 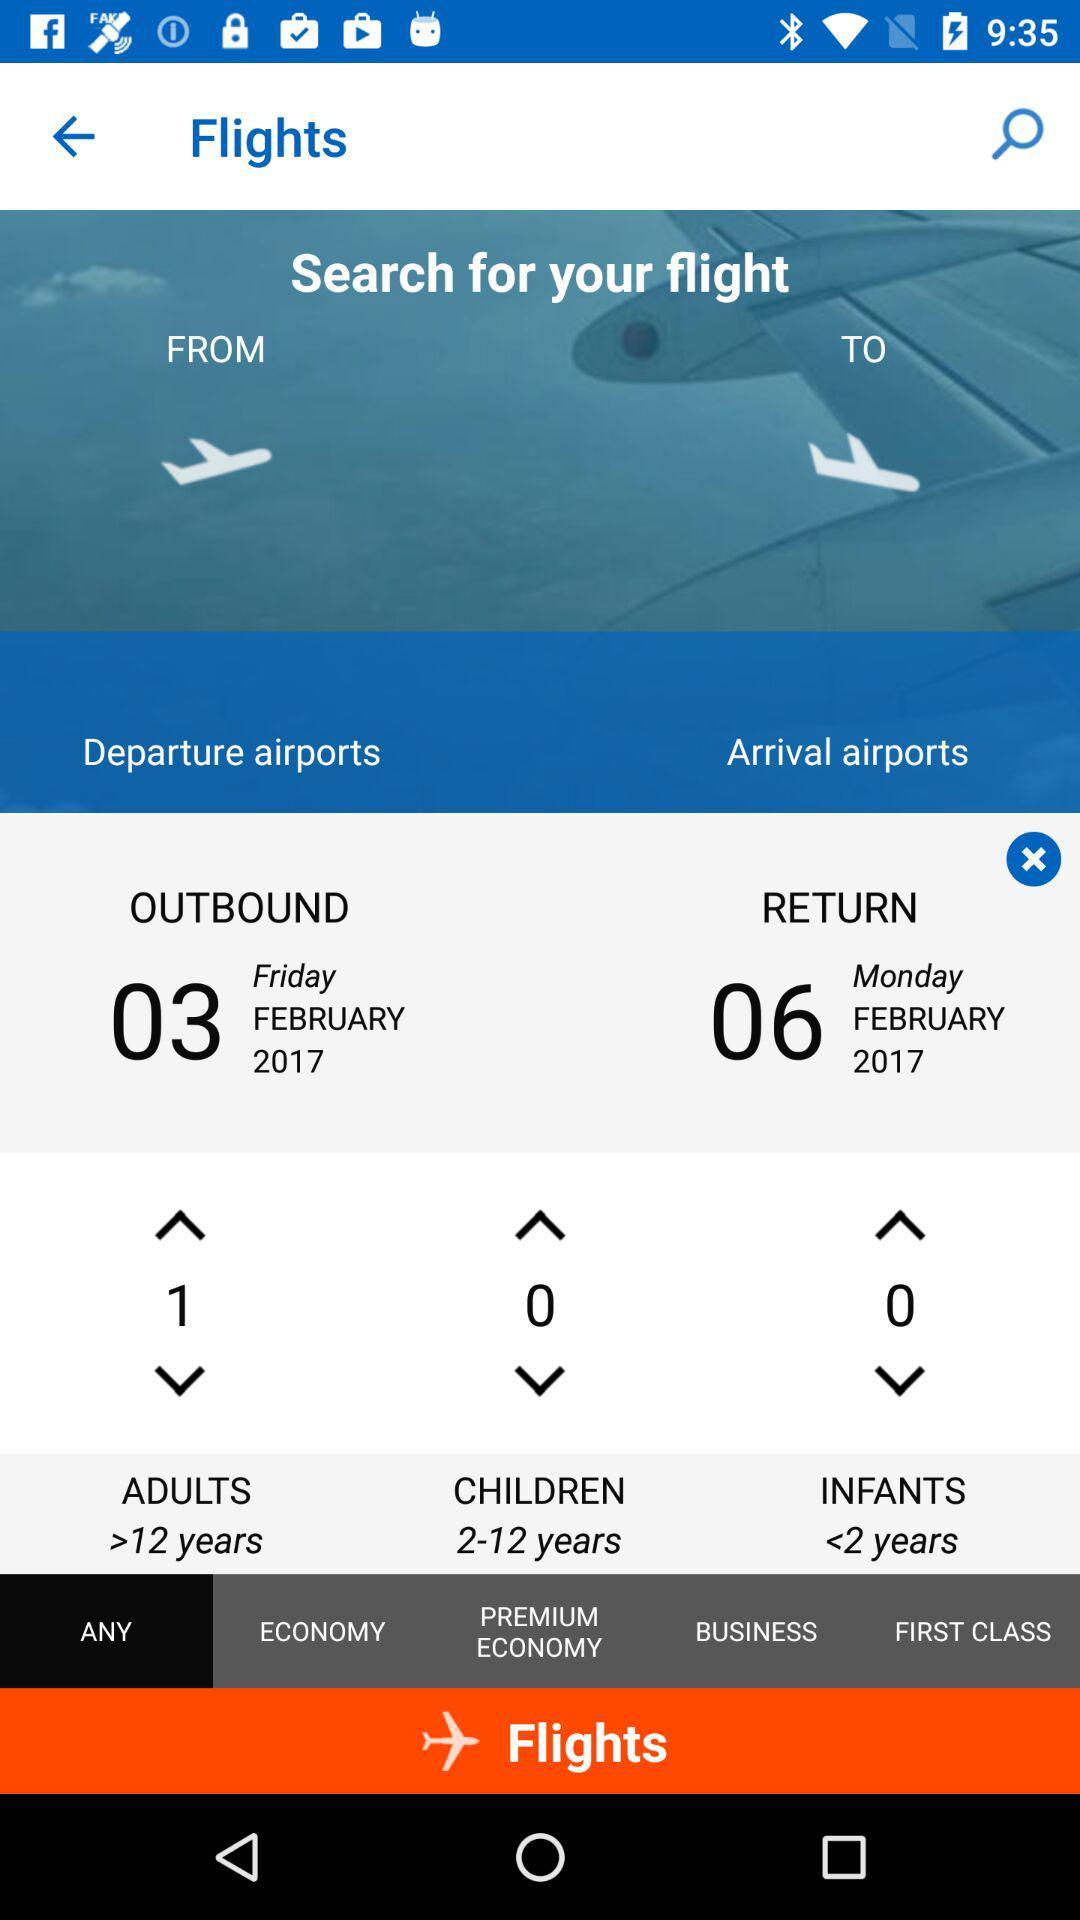 What do you see at coordinates (540, 1224) in the screenshot?
I see `the font icon` at bounding box center [540, 1224].